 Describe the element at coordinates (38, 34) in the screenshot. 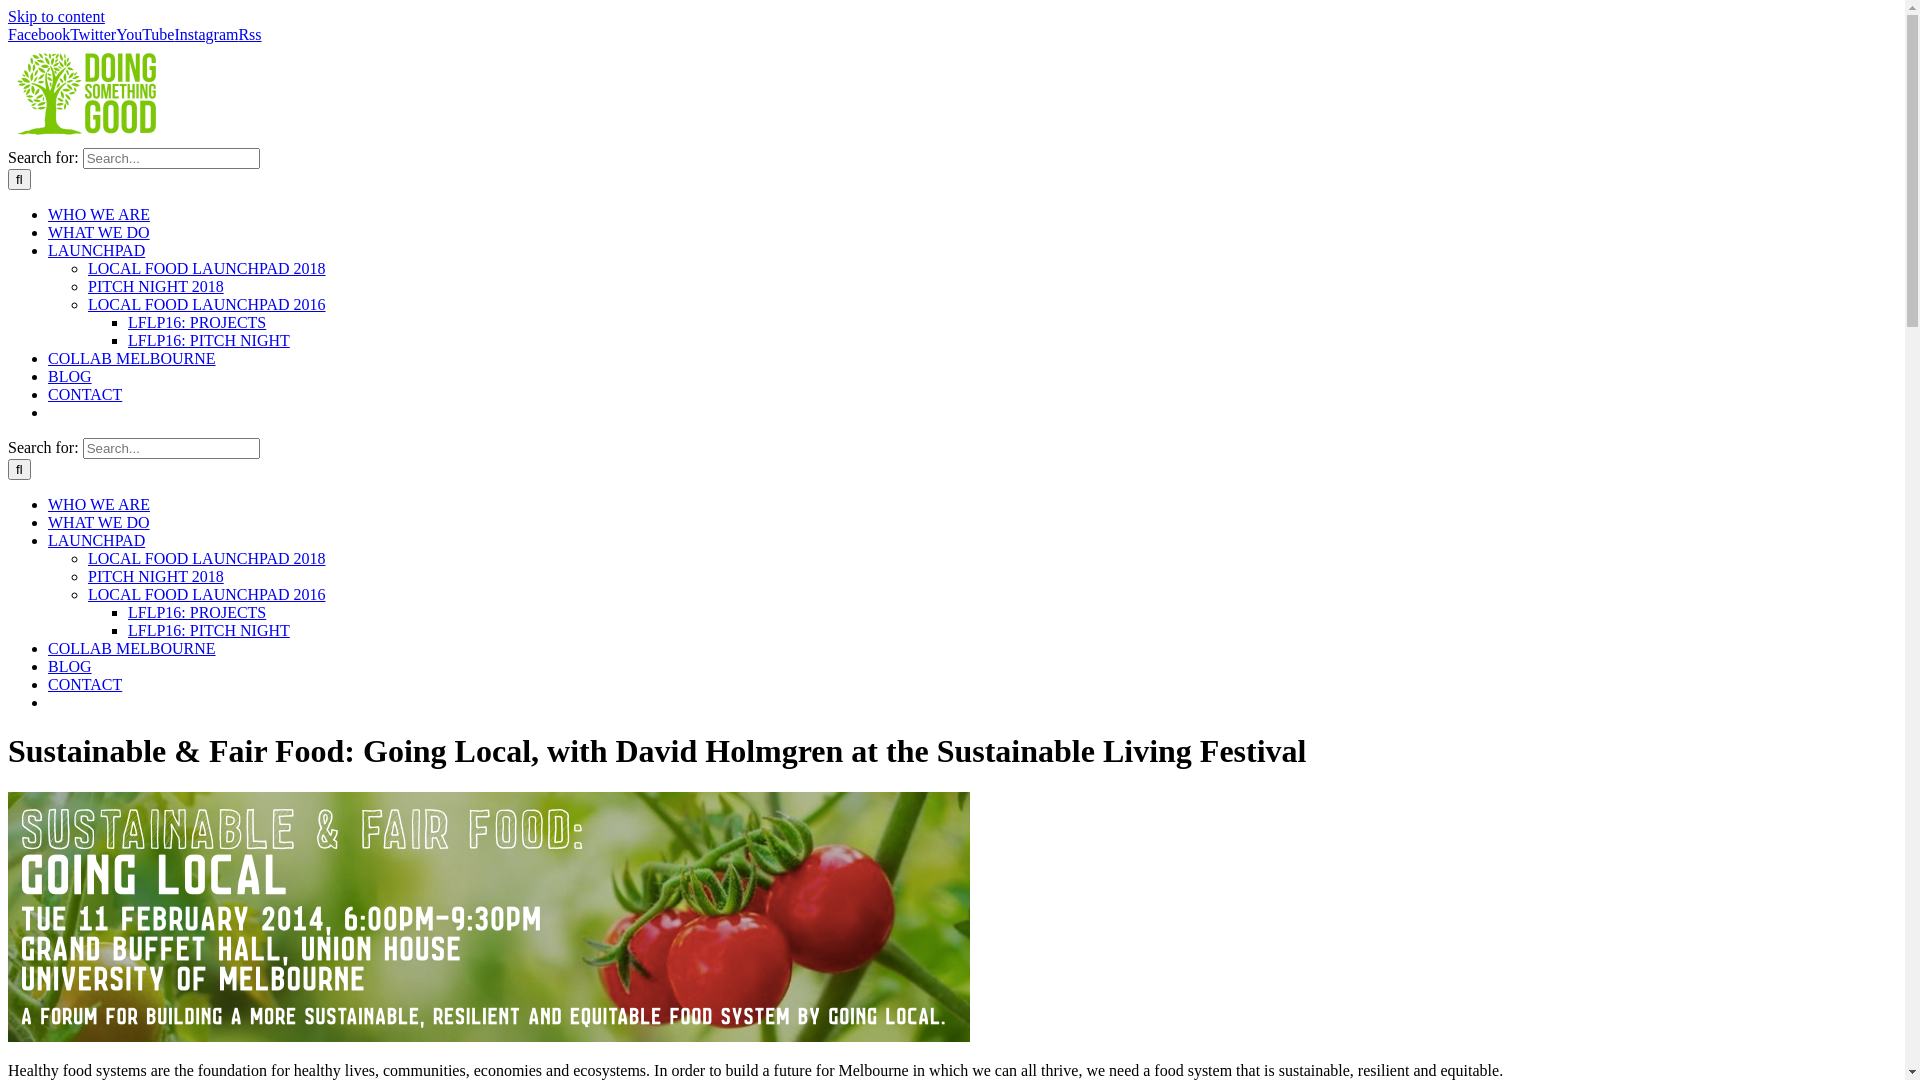

I see `'Facebook'` at that location.